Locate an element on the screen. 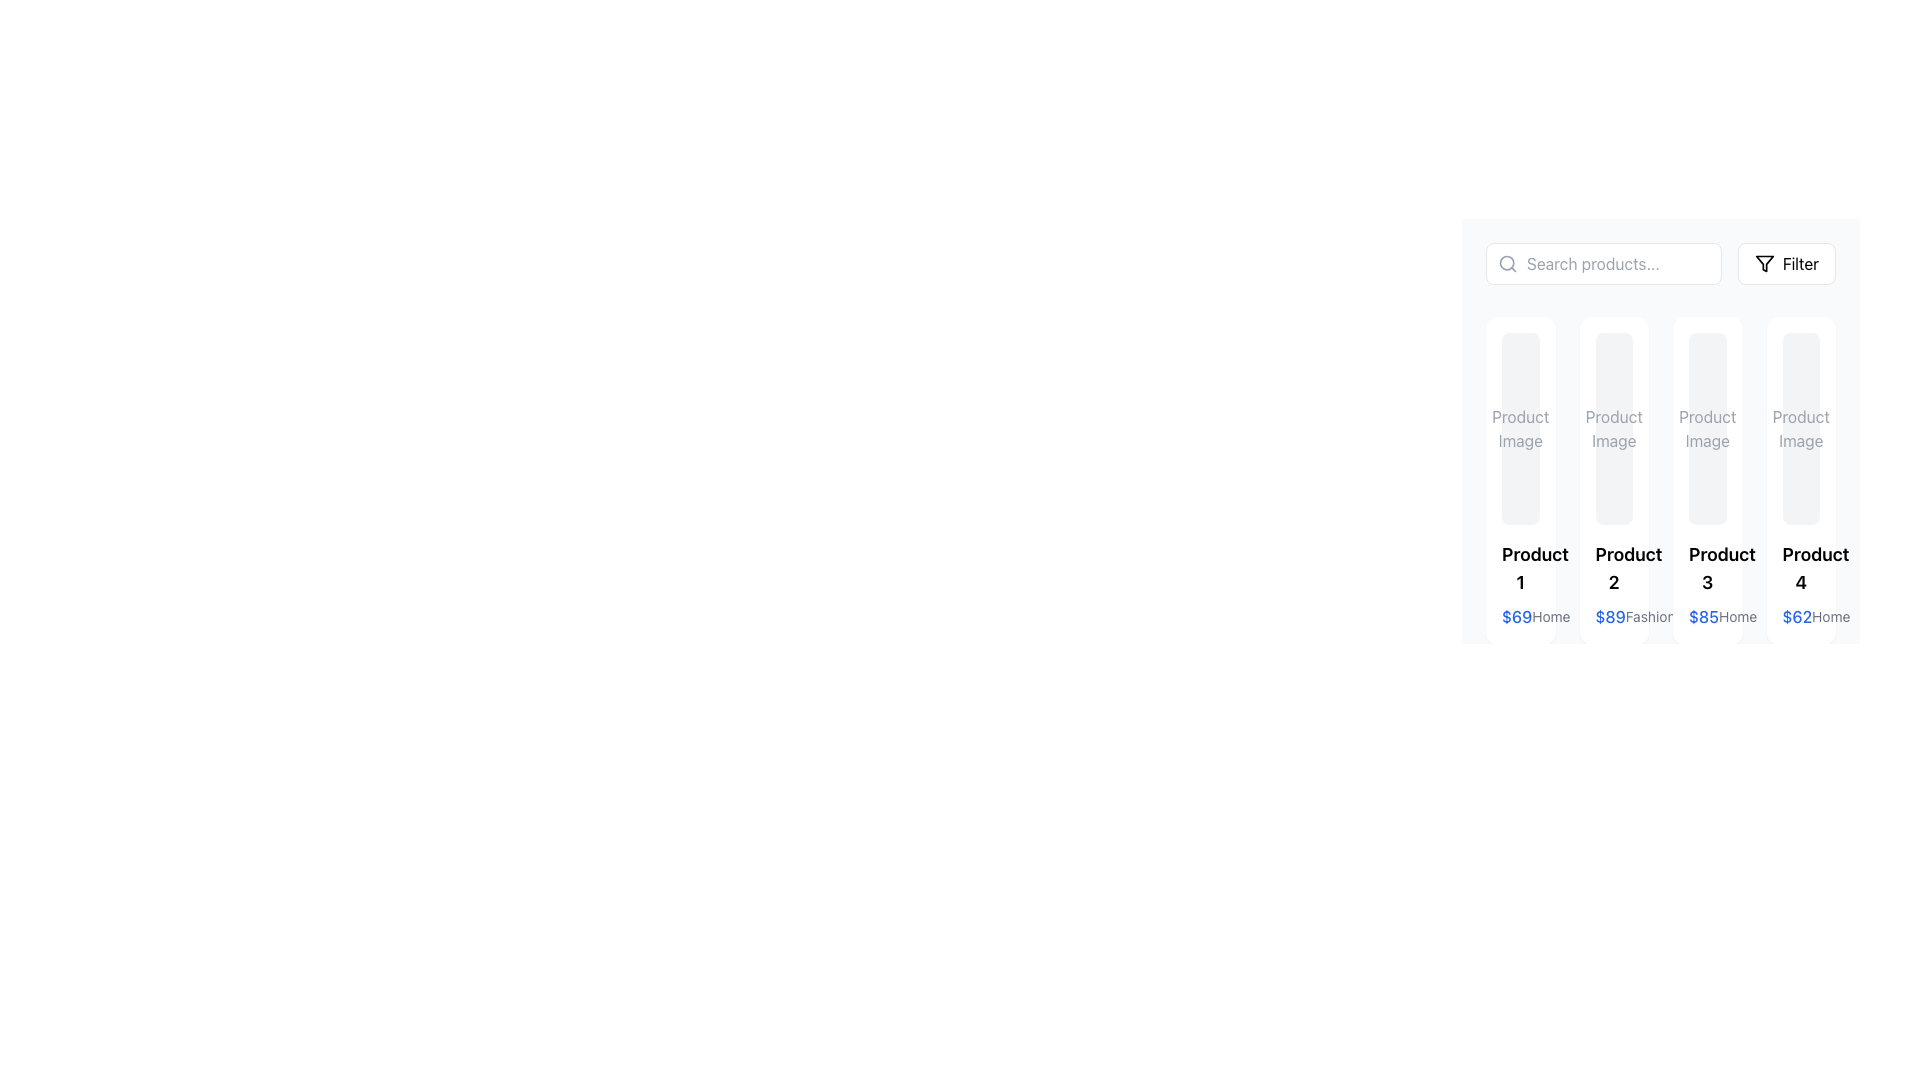 This screenshot has width=1920, height=1080. pricing and category information from the Text Label displaying '$89' and 'Fashion', which is located below the 'Product 2' title in the second column of products is located at coordinates (1614, 616).